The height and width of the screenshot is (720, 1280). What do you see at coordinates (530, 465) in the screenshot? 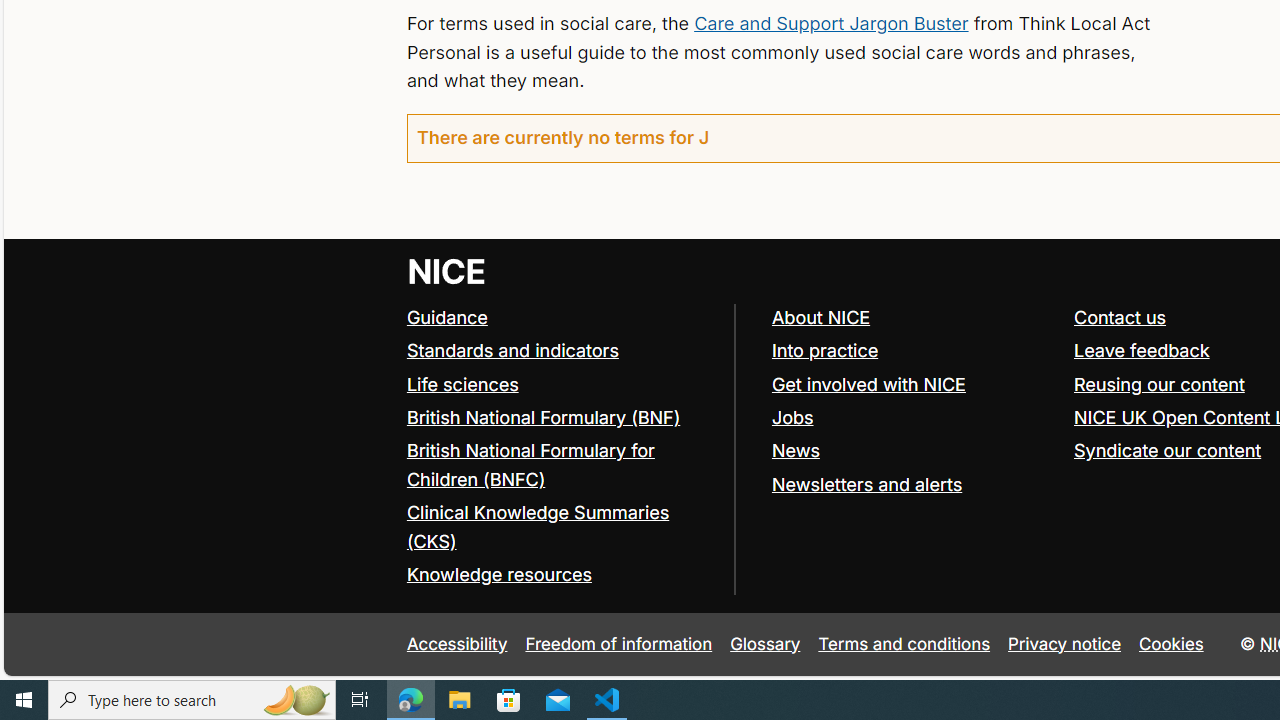
I see `'British National Formulary for Children (BNFC)'` at bounding box center [530, 465].